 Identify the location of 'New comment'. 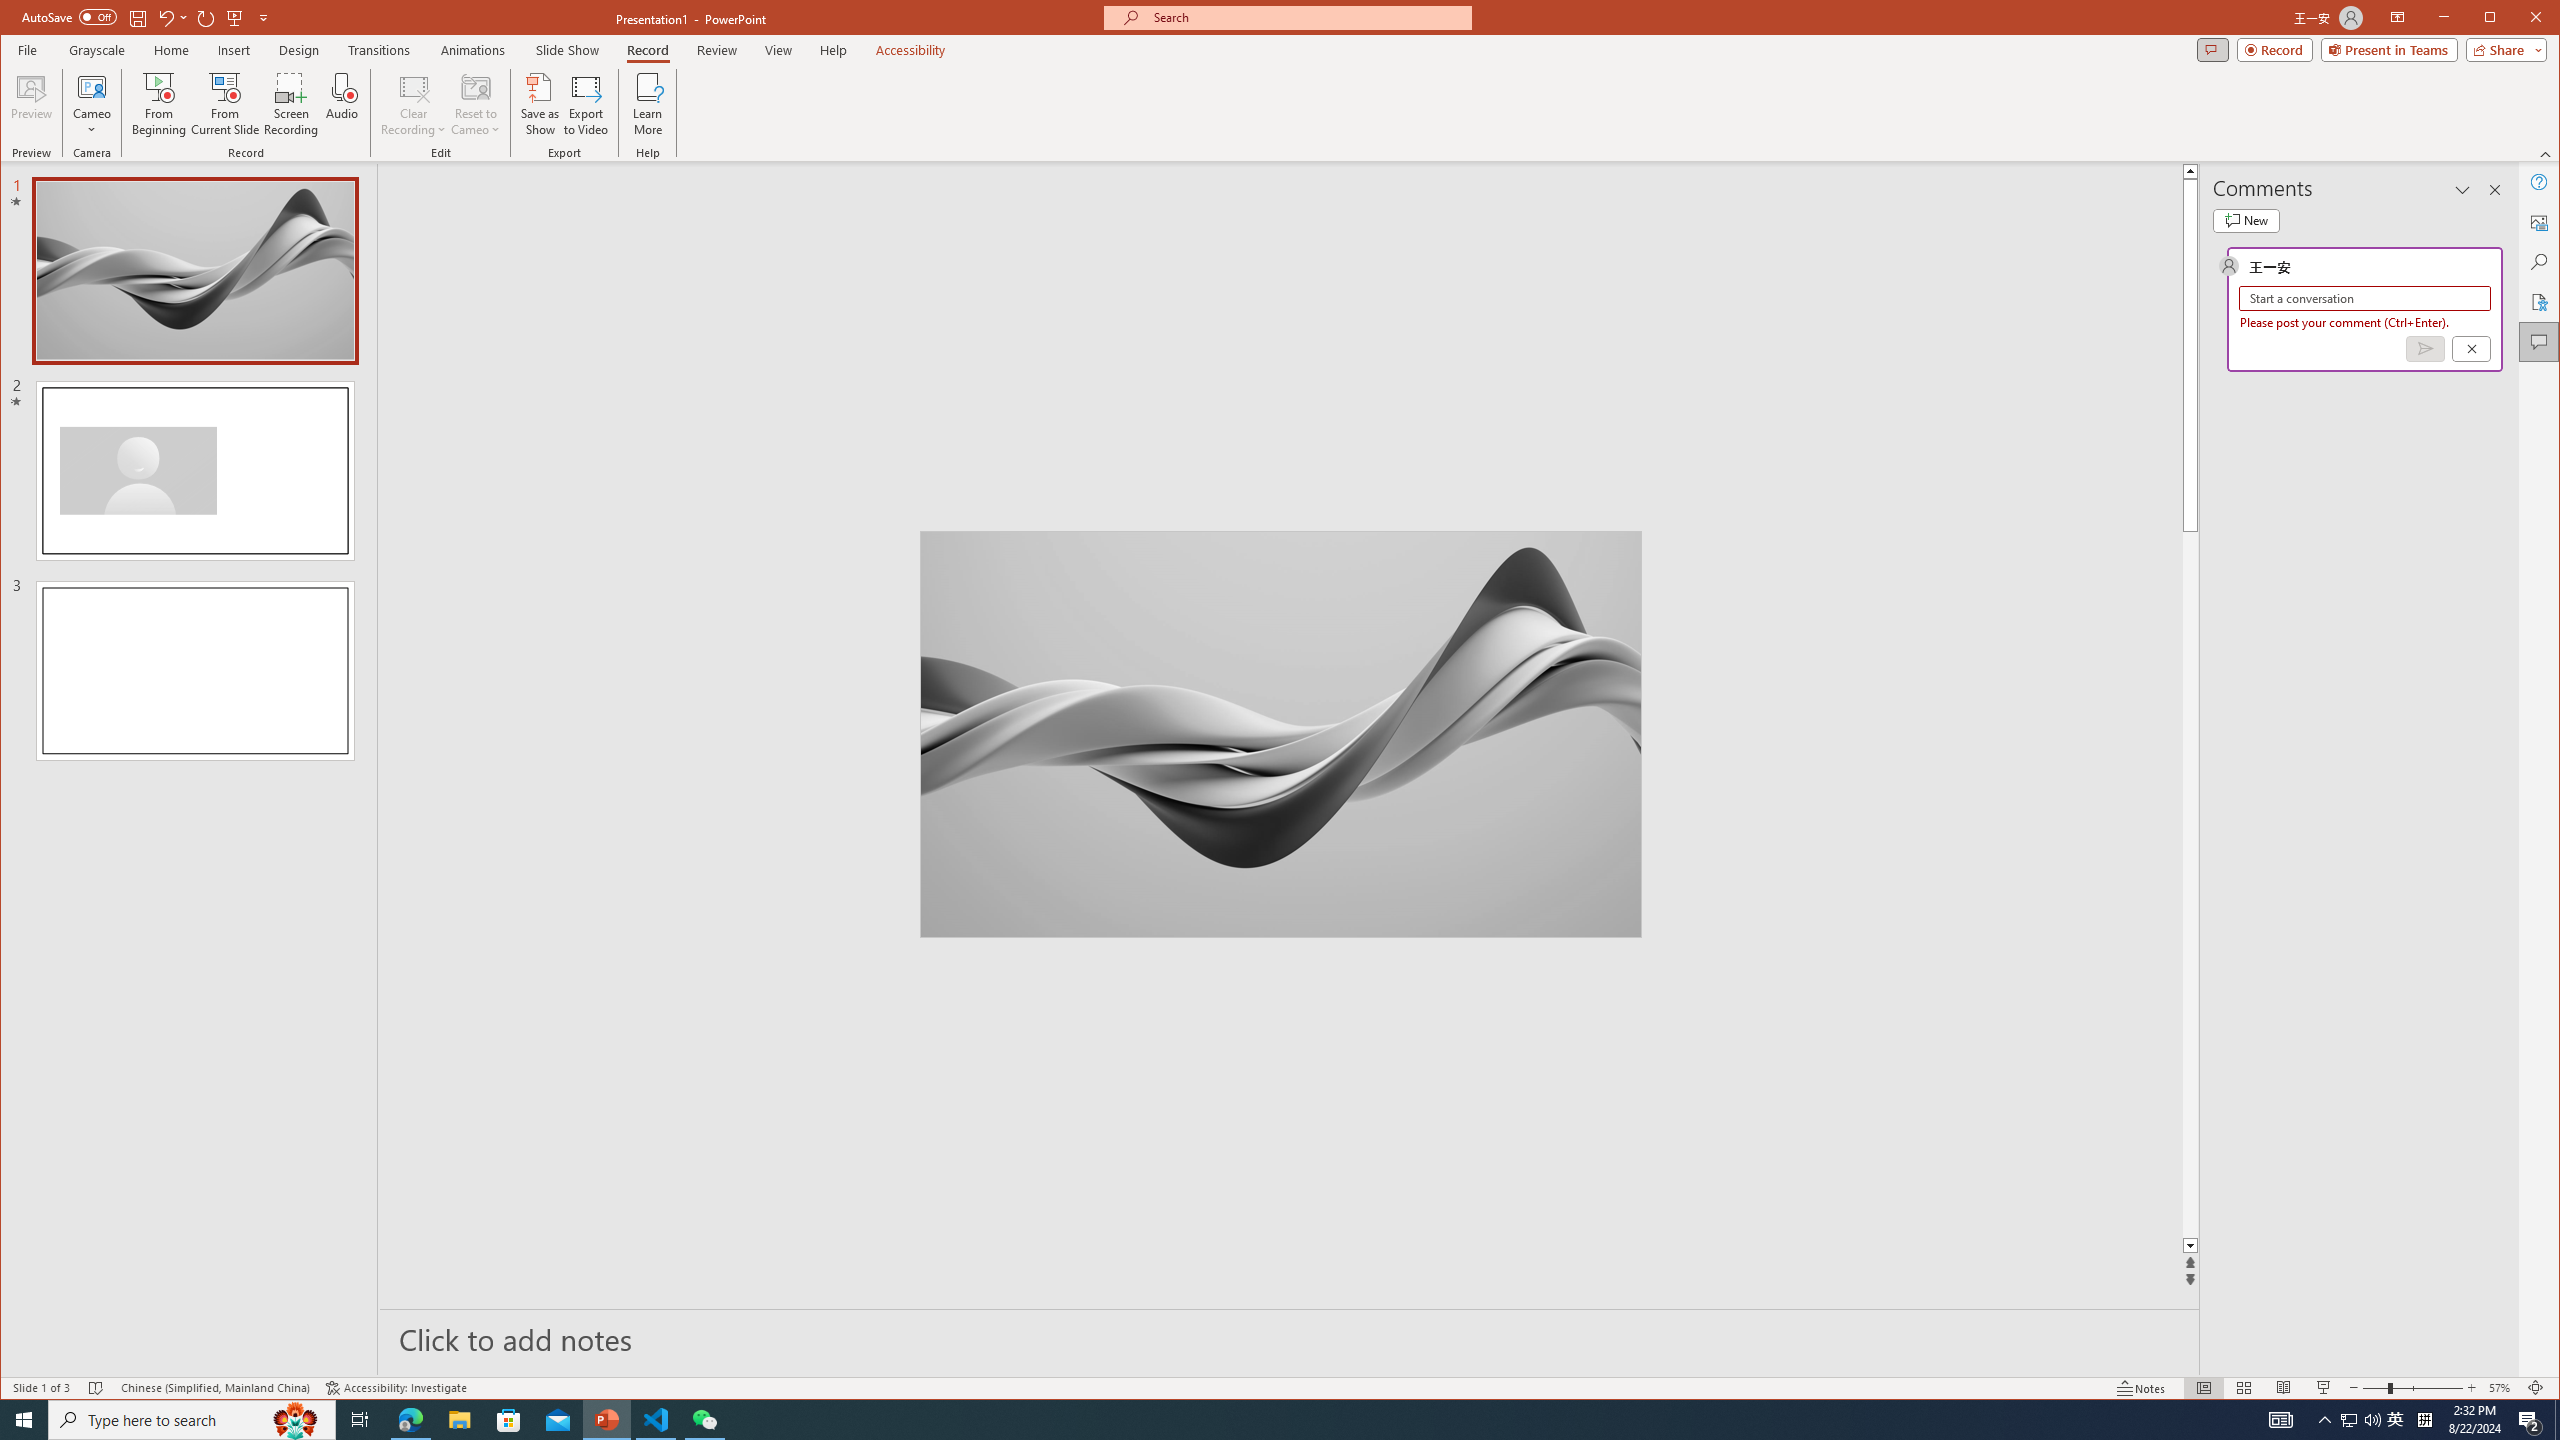
(2246, 221).